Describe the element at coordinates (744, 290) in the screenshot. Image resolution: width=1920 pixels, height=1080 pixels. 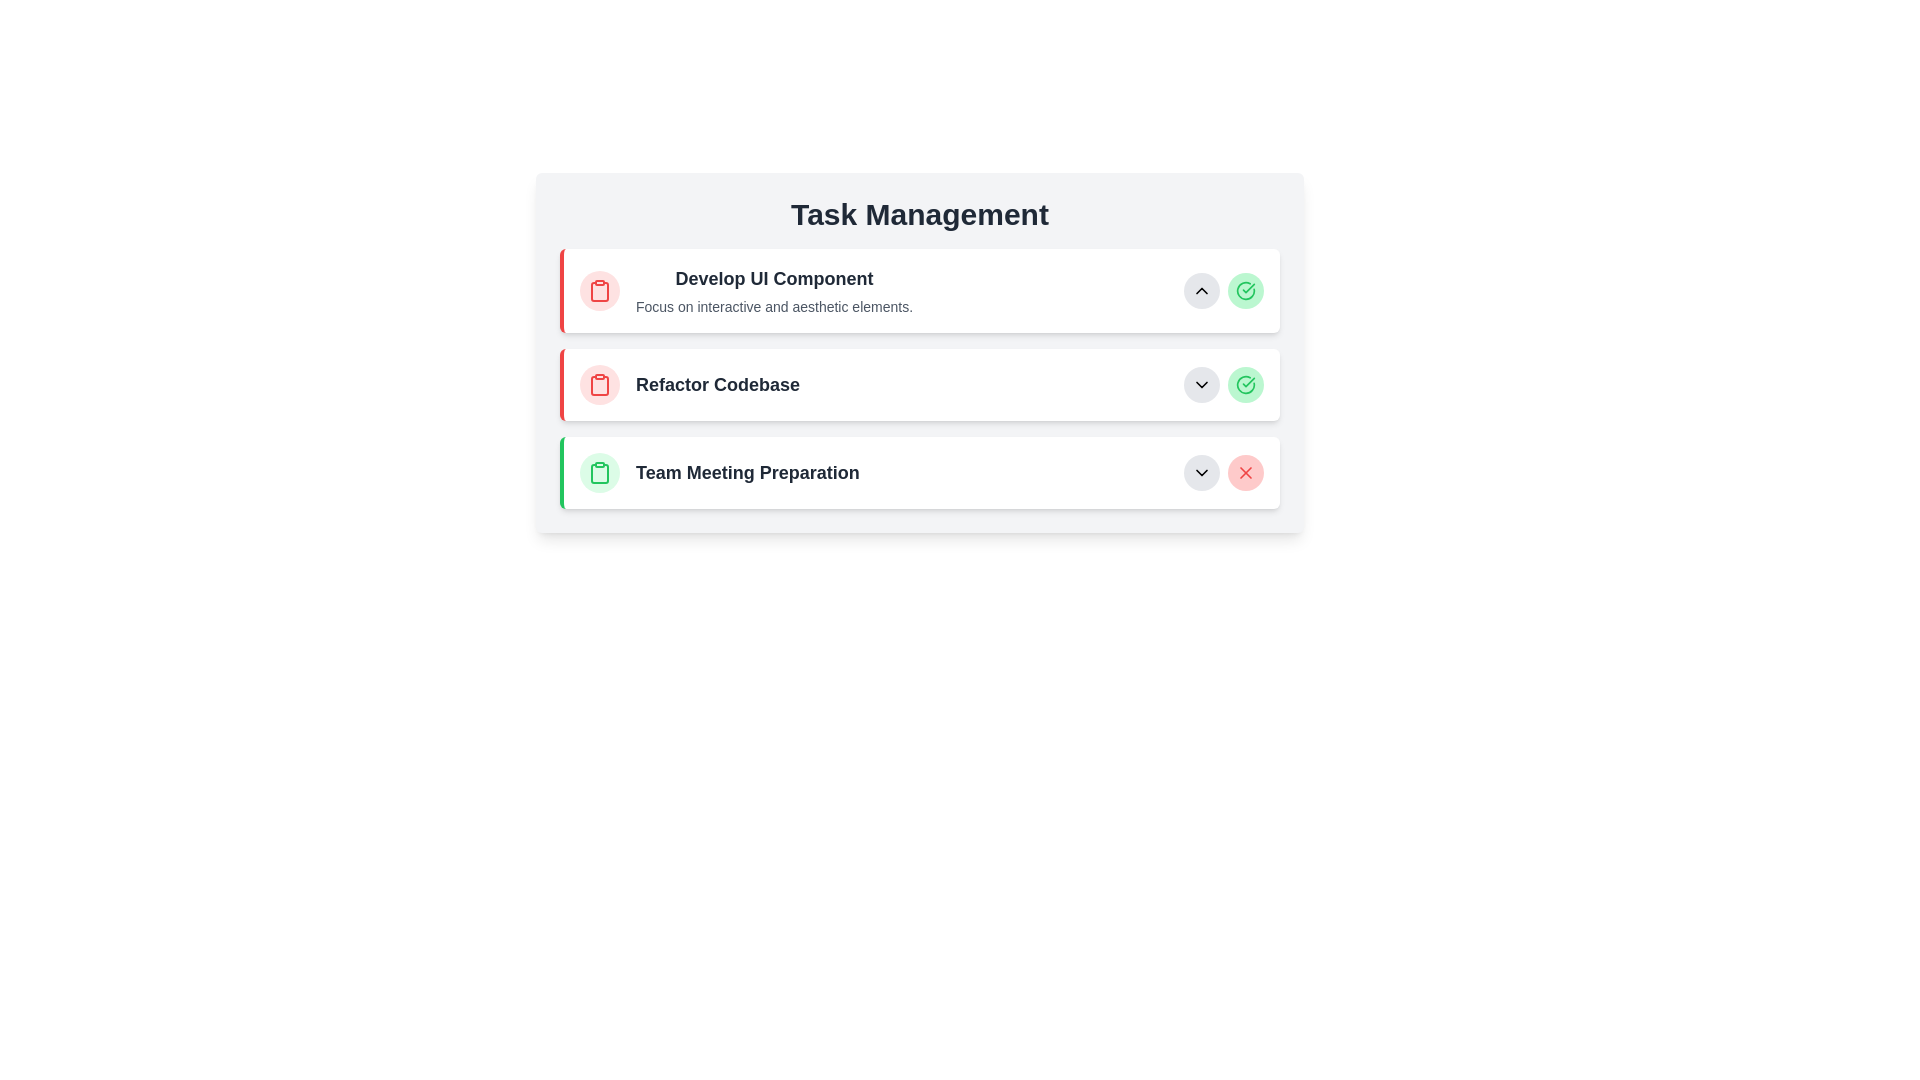
I see `to select the first task listed under the 'Task Management' section, which is represented as a List Item with Icon and Description` at that location.